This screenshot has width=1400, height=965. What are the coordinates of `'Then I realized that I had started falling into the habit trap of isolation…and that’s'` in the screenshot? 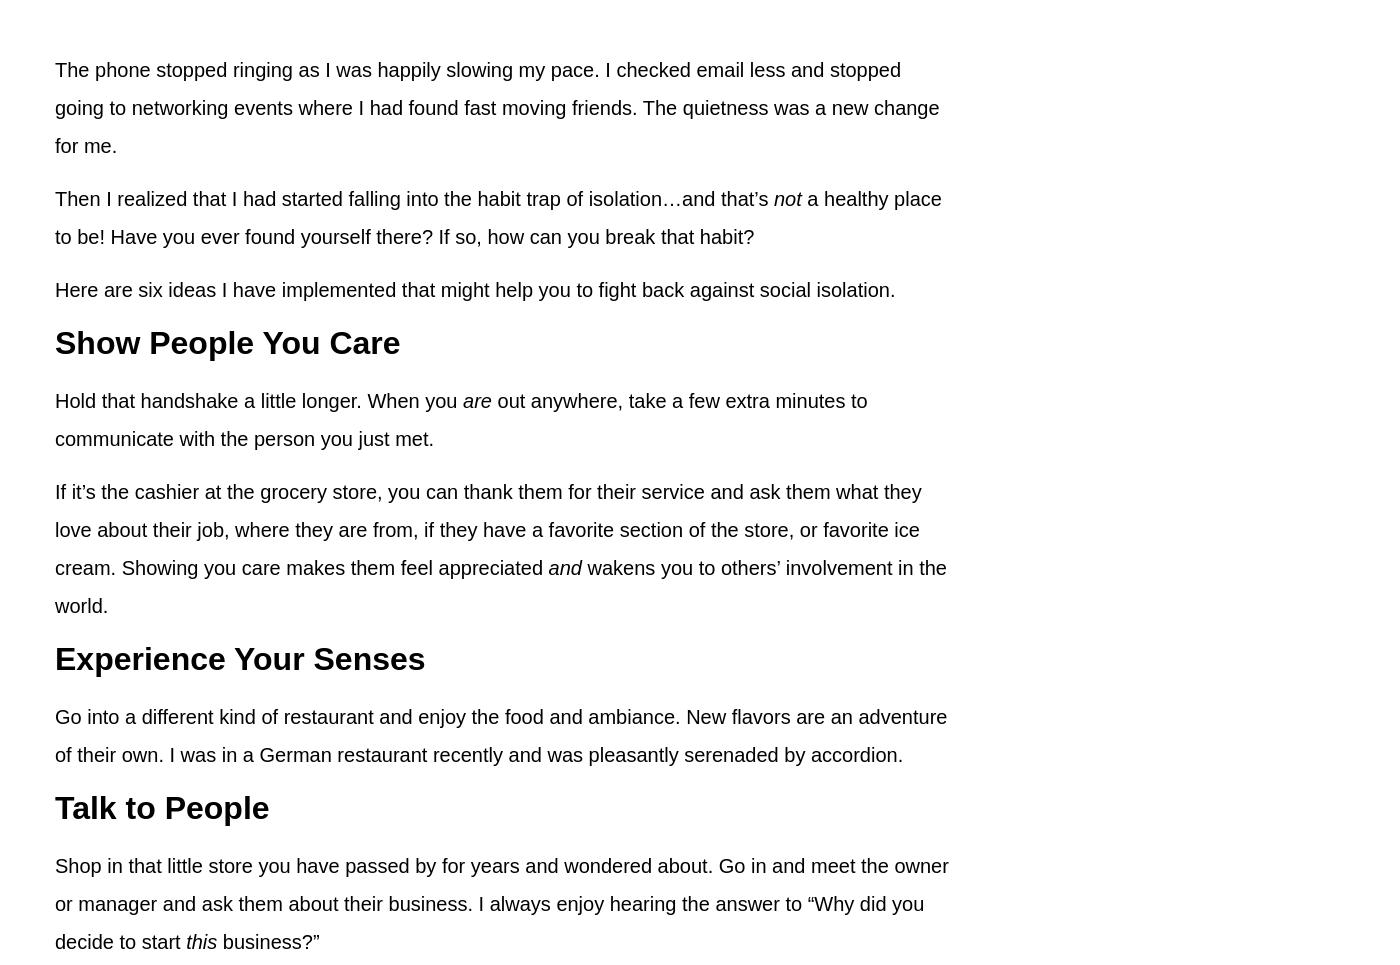 It's located at (413, 198).